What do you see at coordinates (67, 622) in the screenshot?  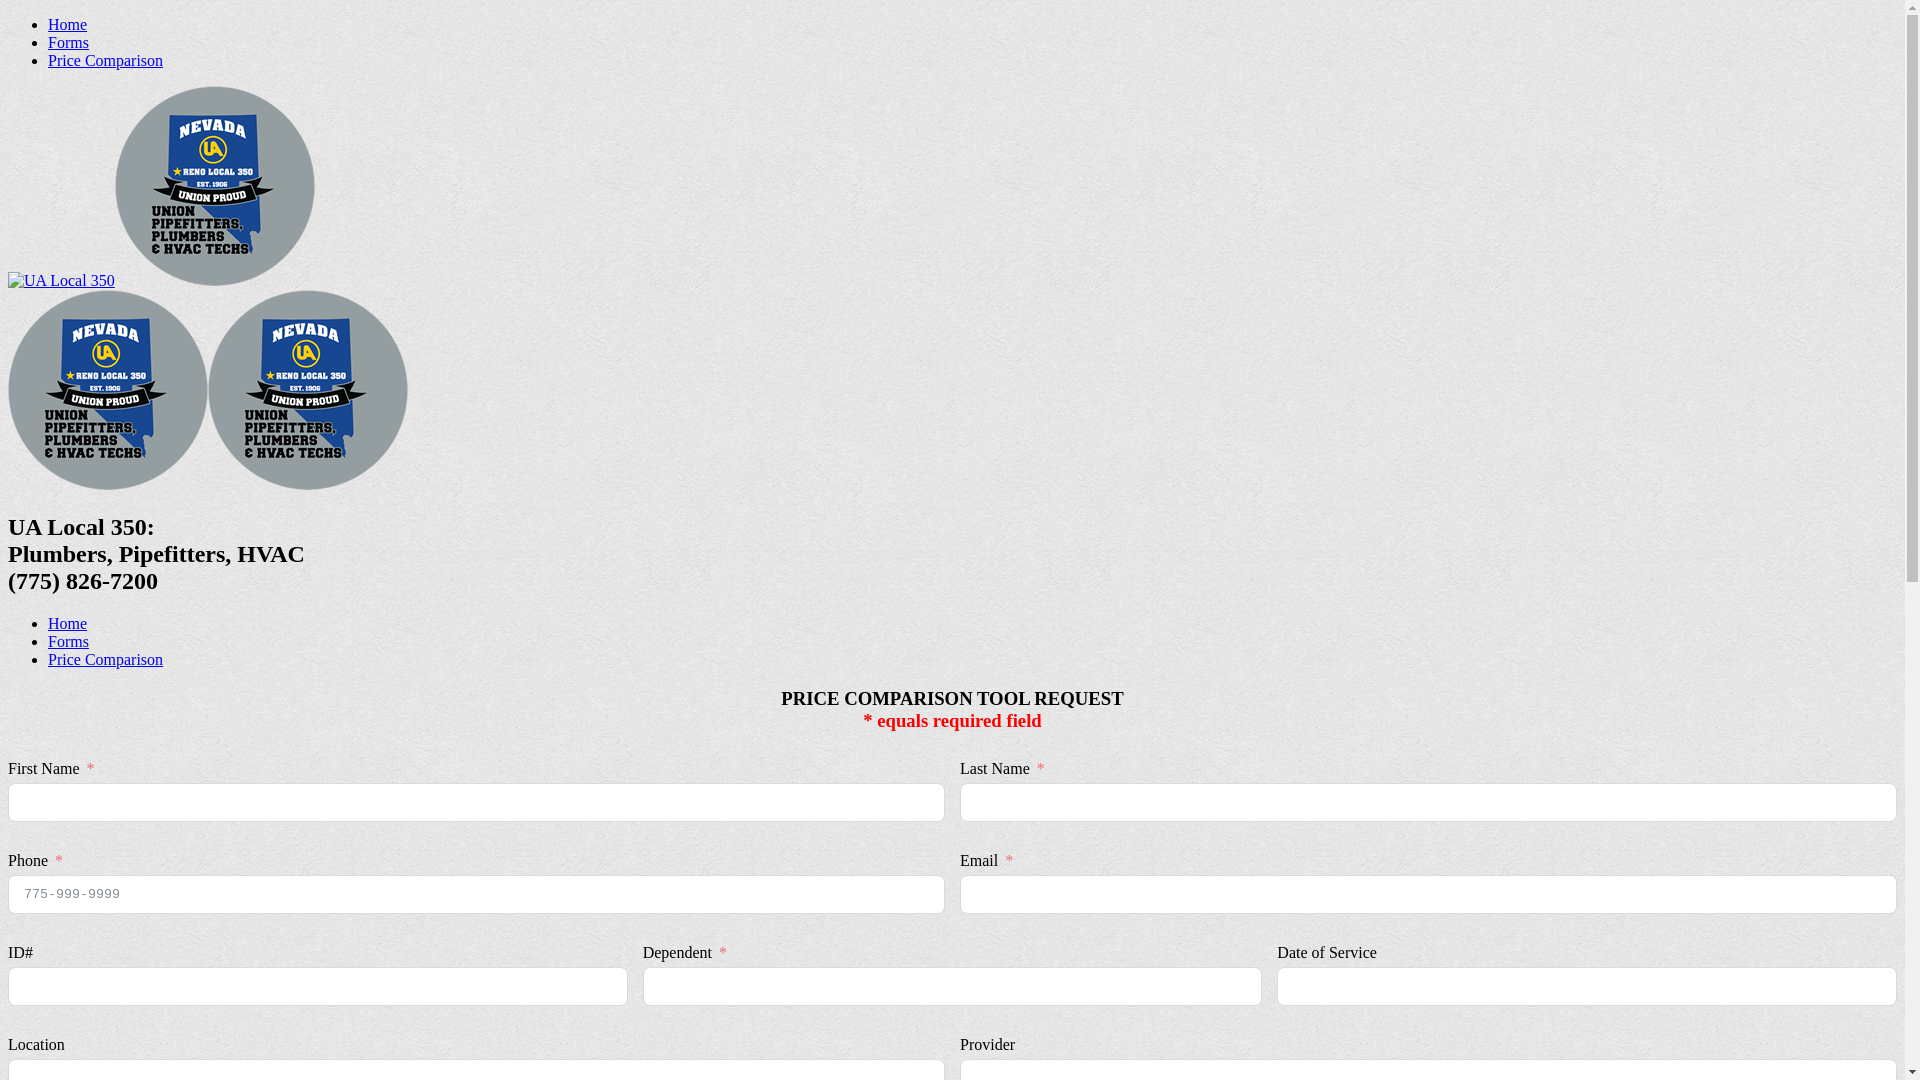 I see `'Home'` at bounding box center [67, 622].